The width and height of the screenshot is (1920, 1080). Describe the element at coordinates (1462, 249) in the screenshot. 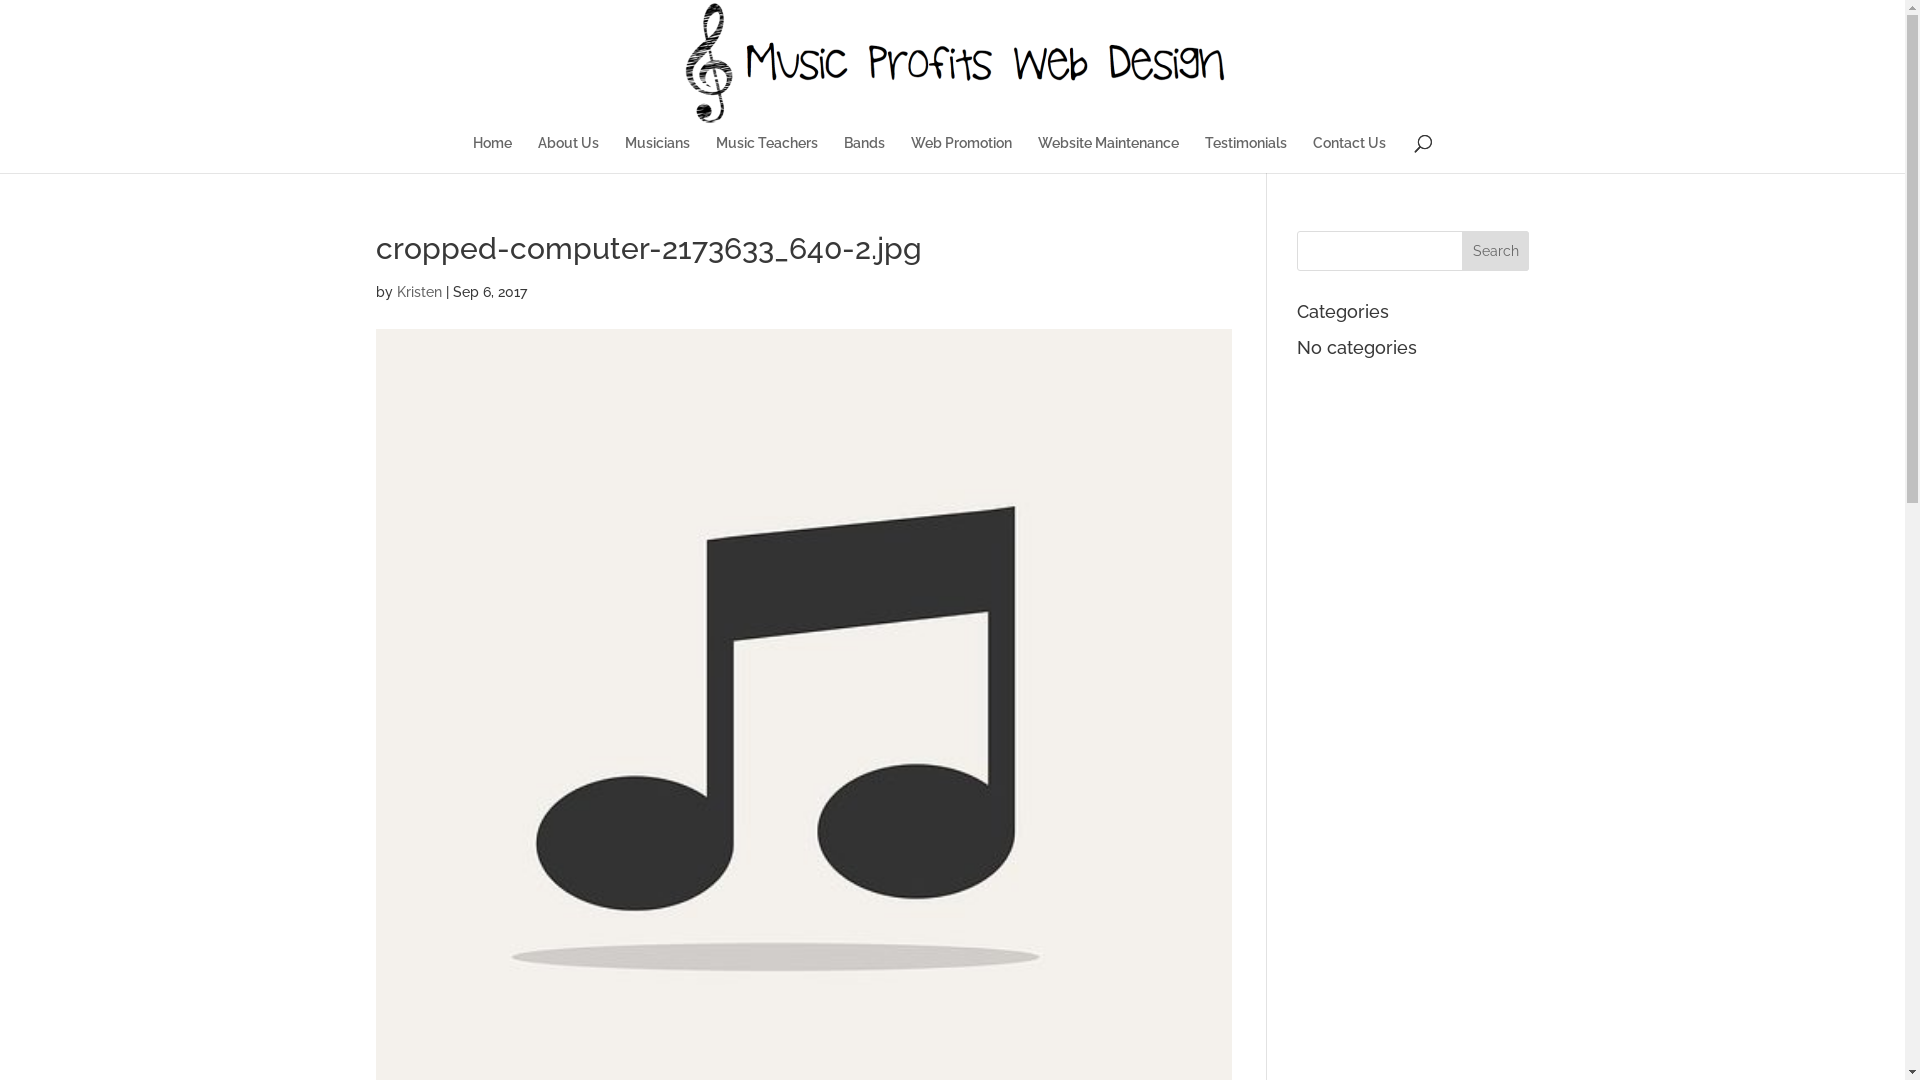

I see `'Search'` at that location.